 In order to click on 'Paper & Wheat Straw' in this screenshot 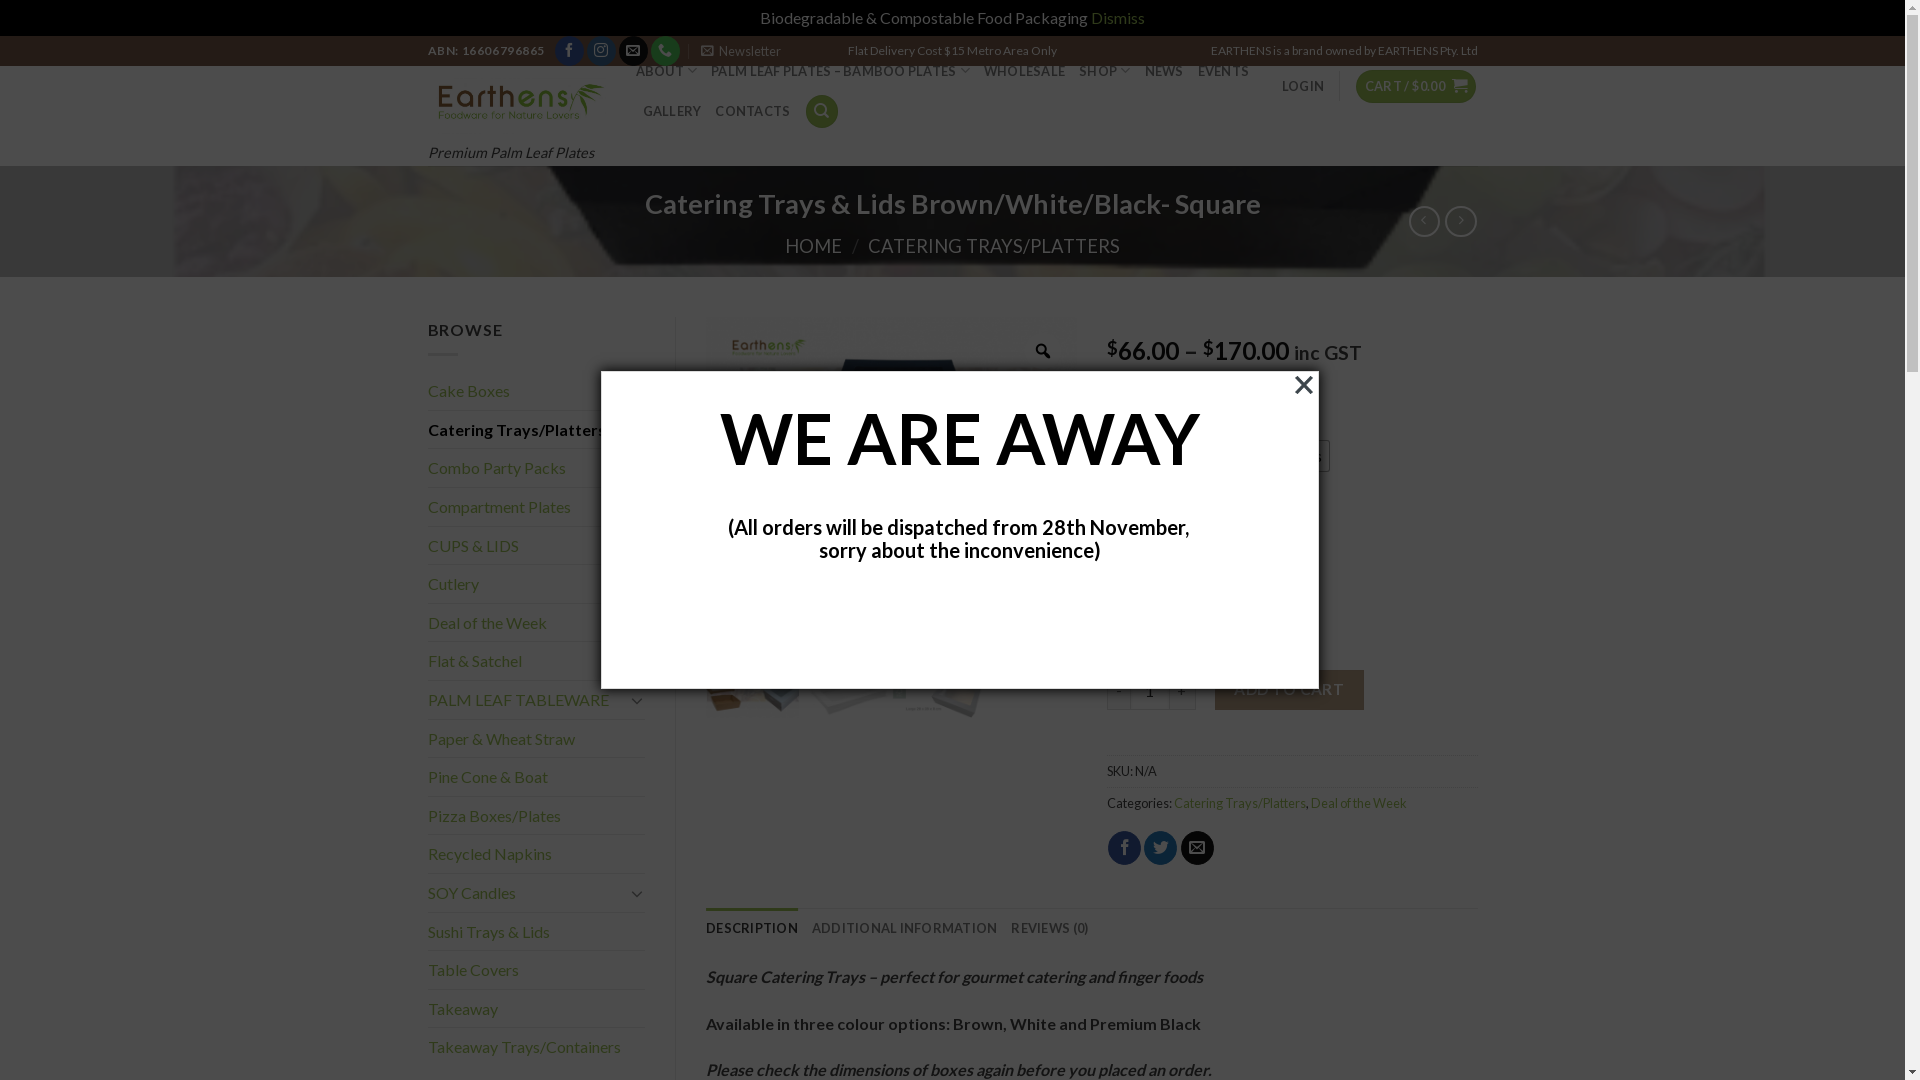, I will do `click(426, 739)`.